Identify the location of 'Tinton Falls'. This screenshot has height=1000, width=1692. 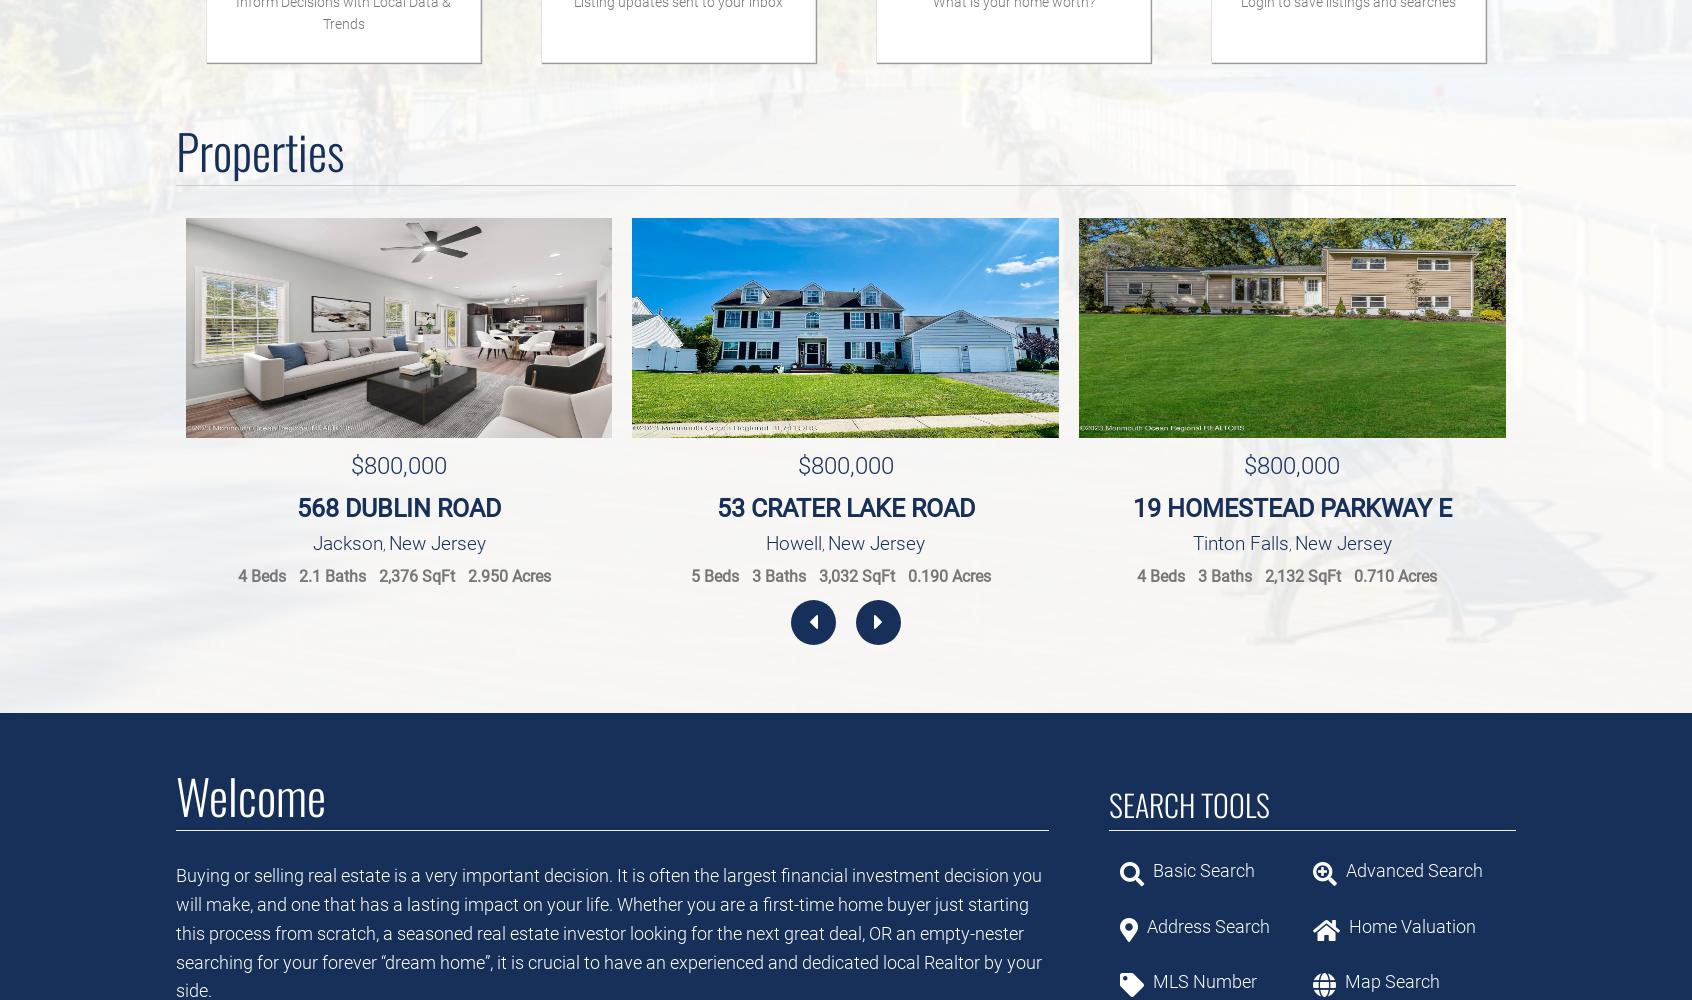
(1191, 542).